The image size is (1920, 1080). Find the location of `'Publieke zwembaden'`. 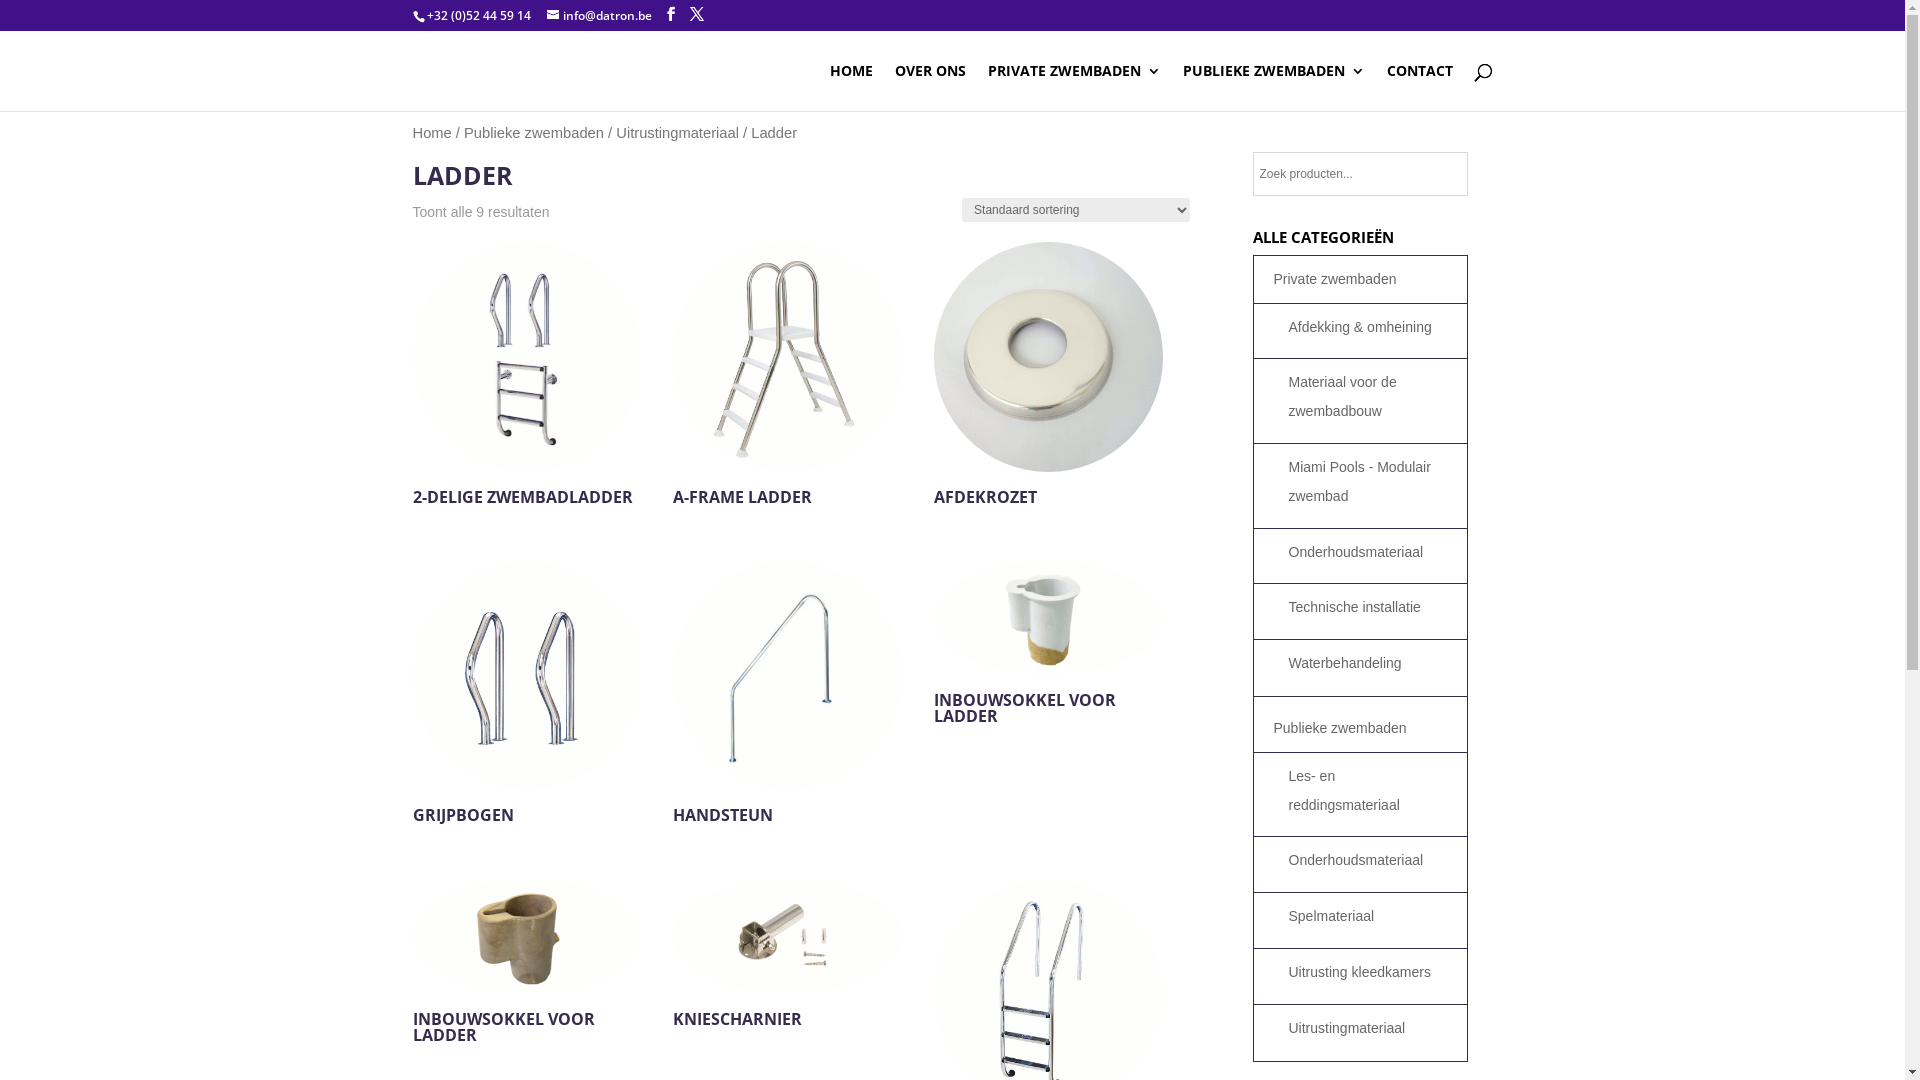

'Publieke zwembaden' is located at coordinates (463, 132).